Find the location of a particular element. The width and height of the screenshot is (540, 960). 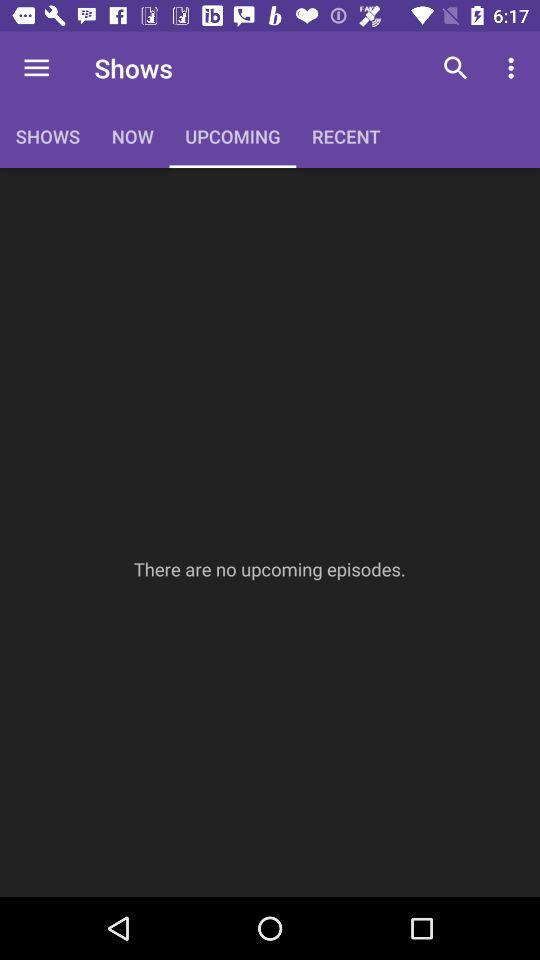

item above shows item is located at coordinates (36, 68).